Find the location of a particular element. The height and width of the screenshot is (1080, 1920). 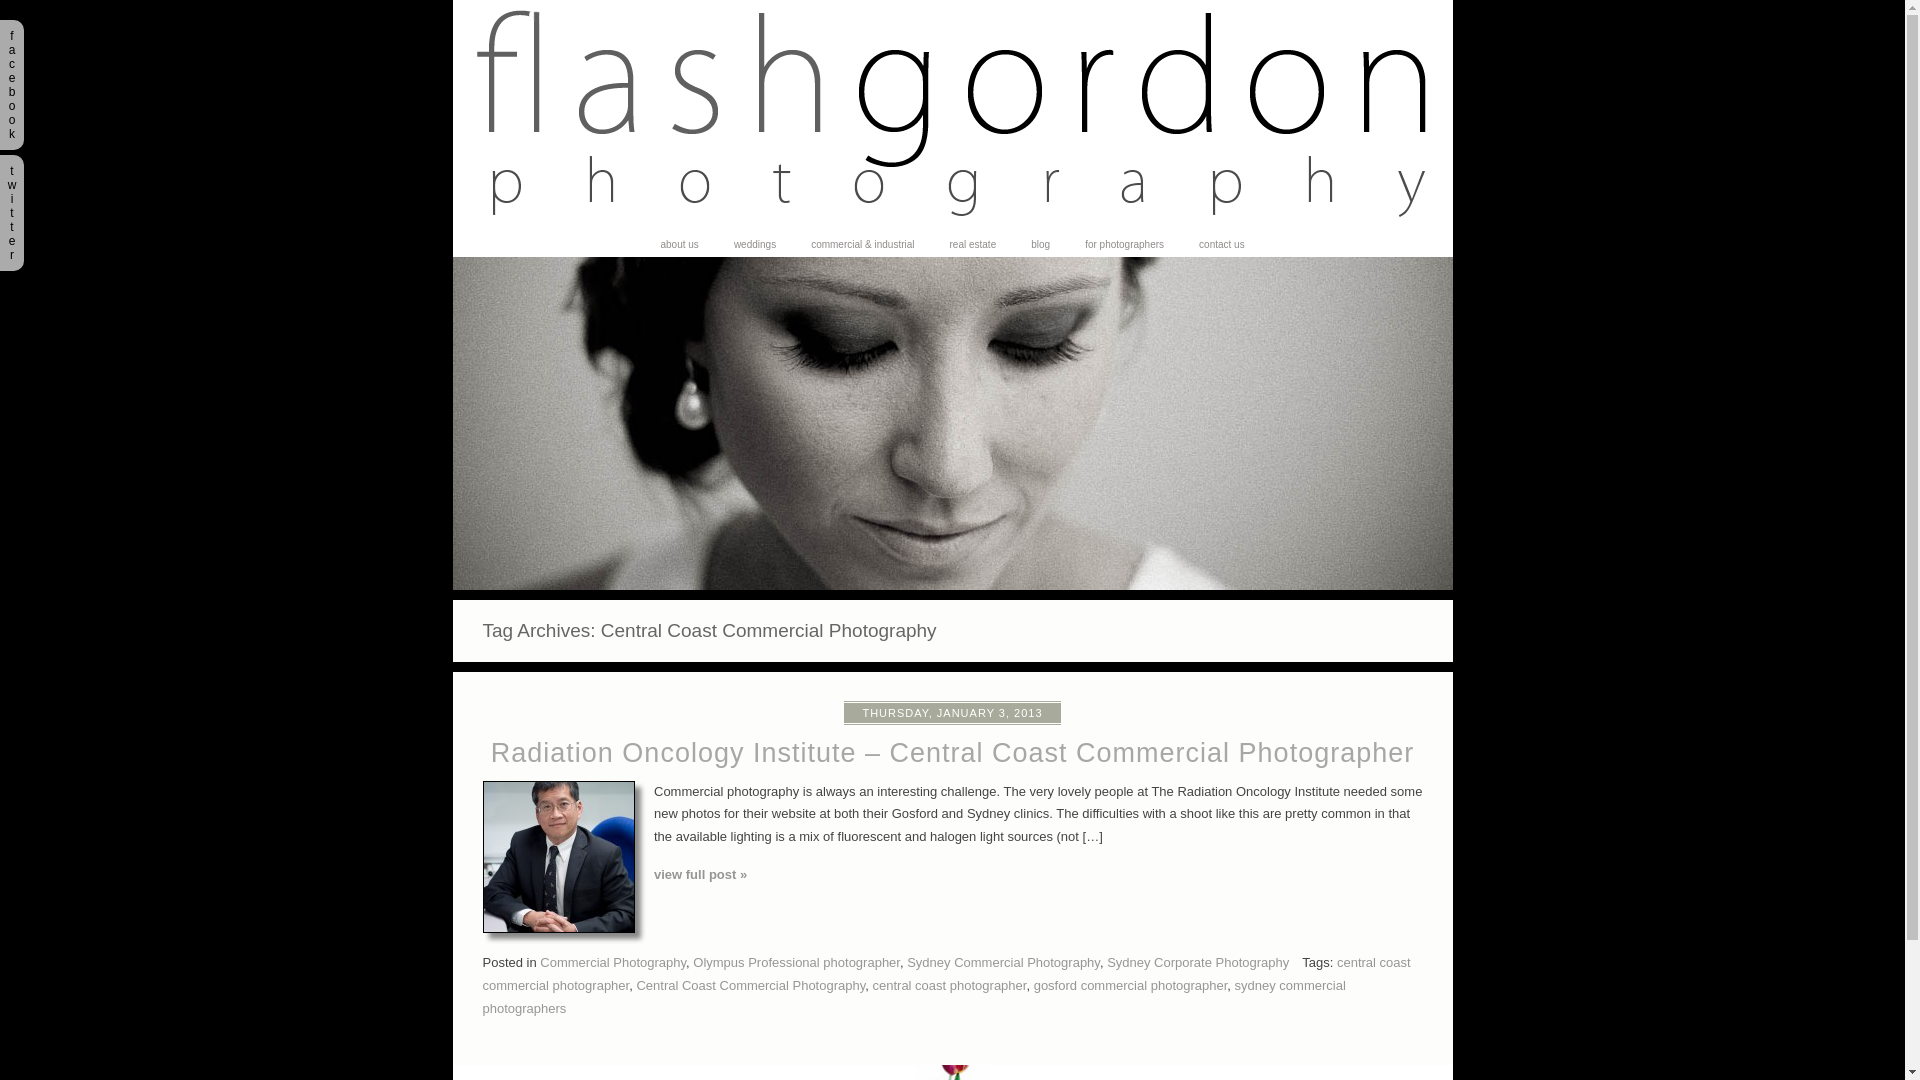

'Sydney Commercial Photography' is located at coordinates (1003, 961).